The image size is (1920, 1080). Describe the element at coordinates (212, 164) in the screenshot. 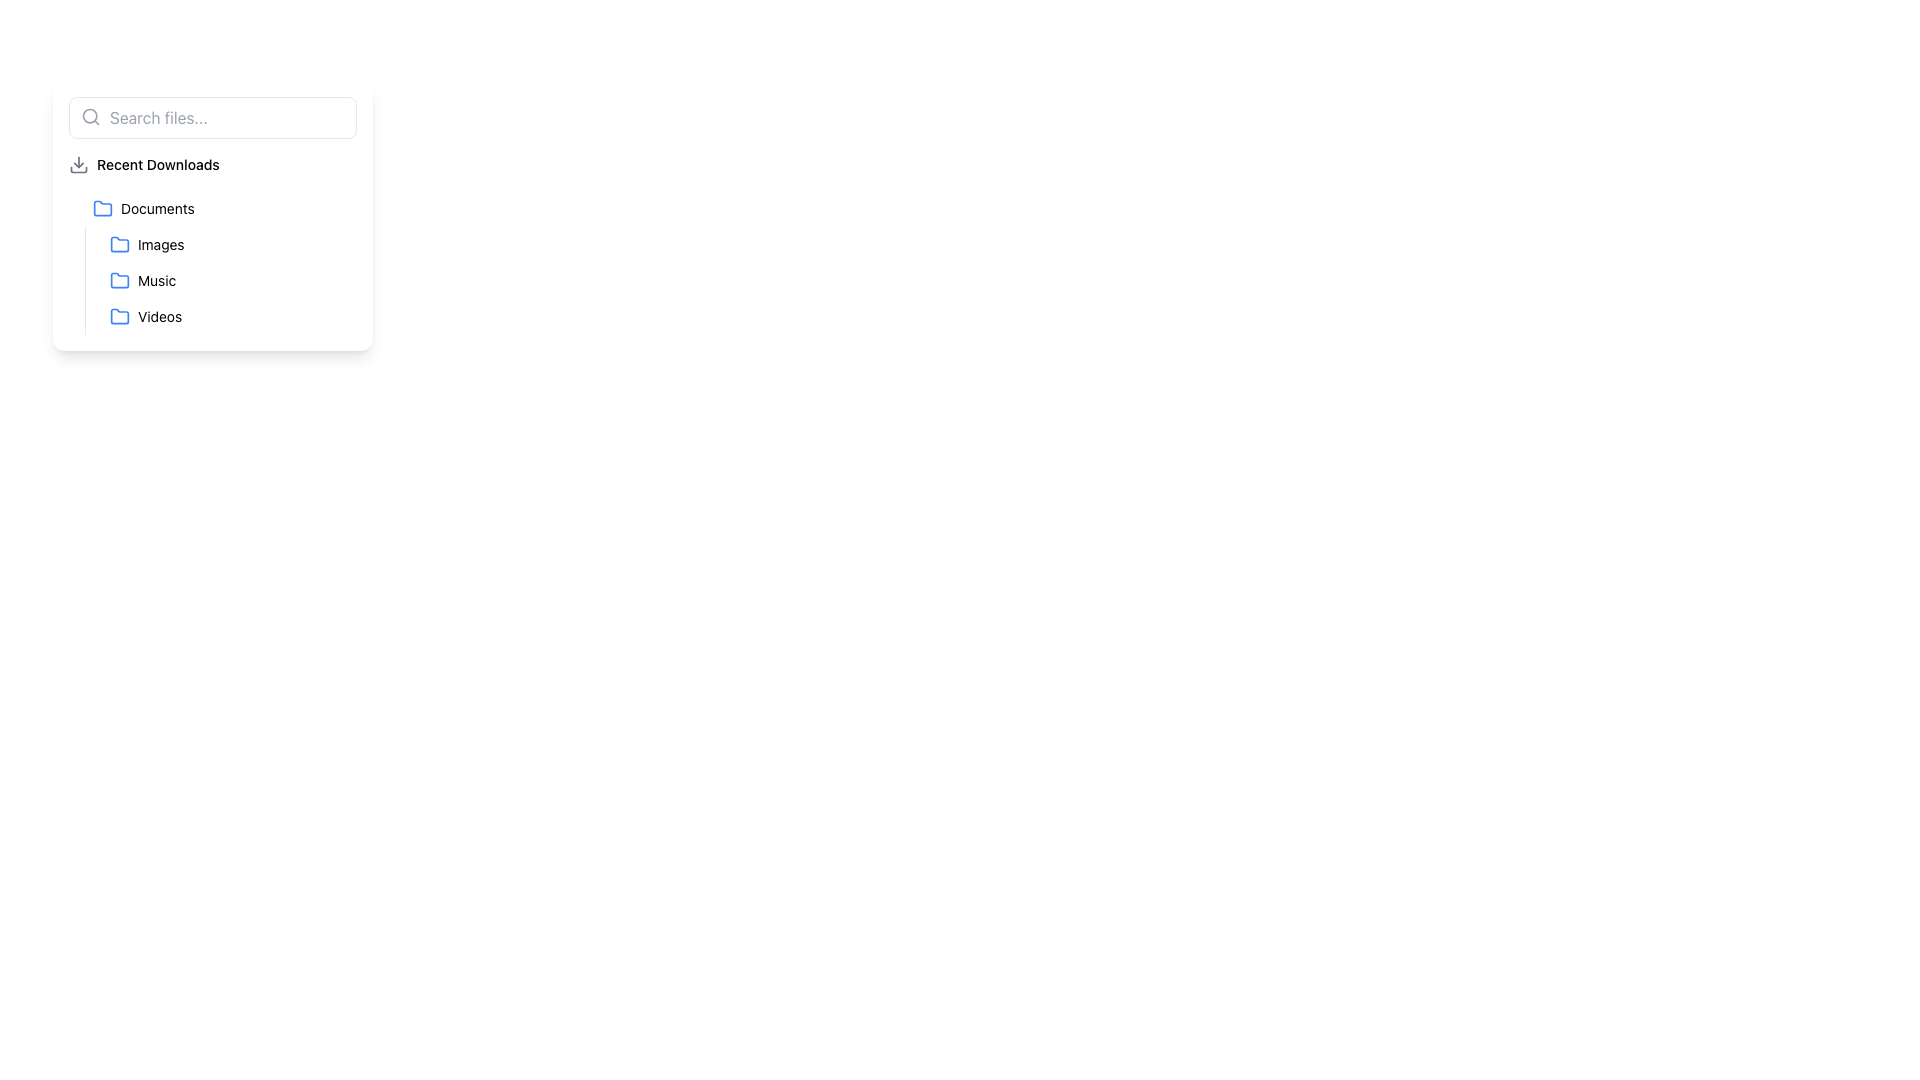

I see `the 'Recent Downloads' section header which includes a download icon and the text 'Recent Downloads', located in the file navigation panel beneath the search bar` at that location.